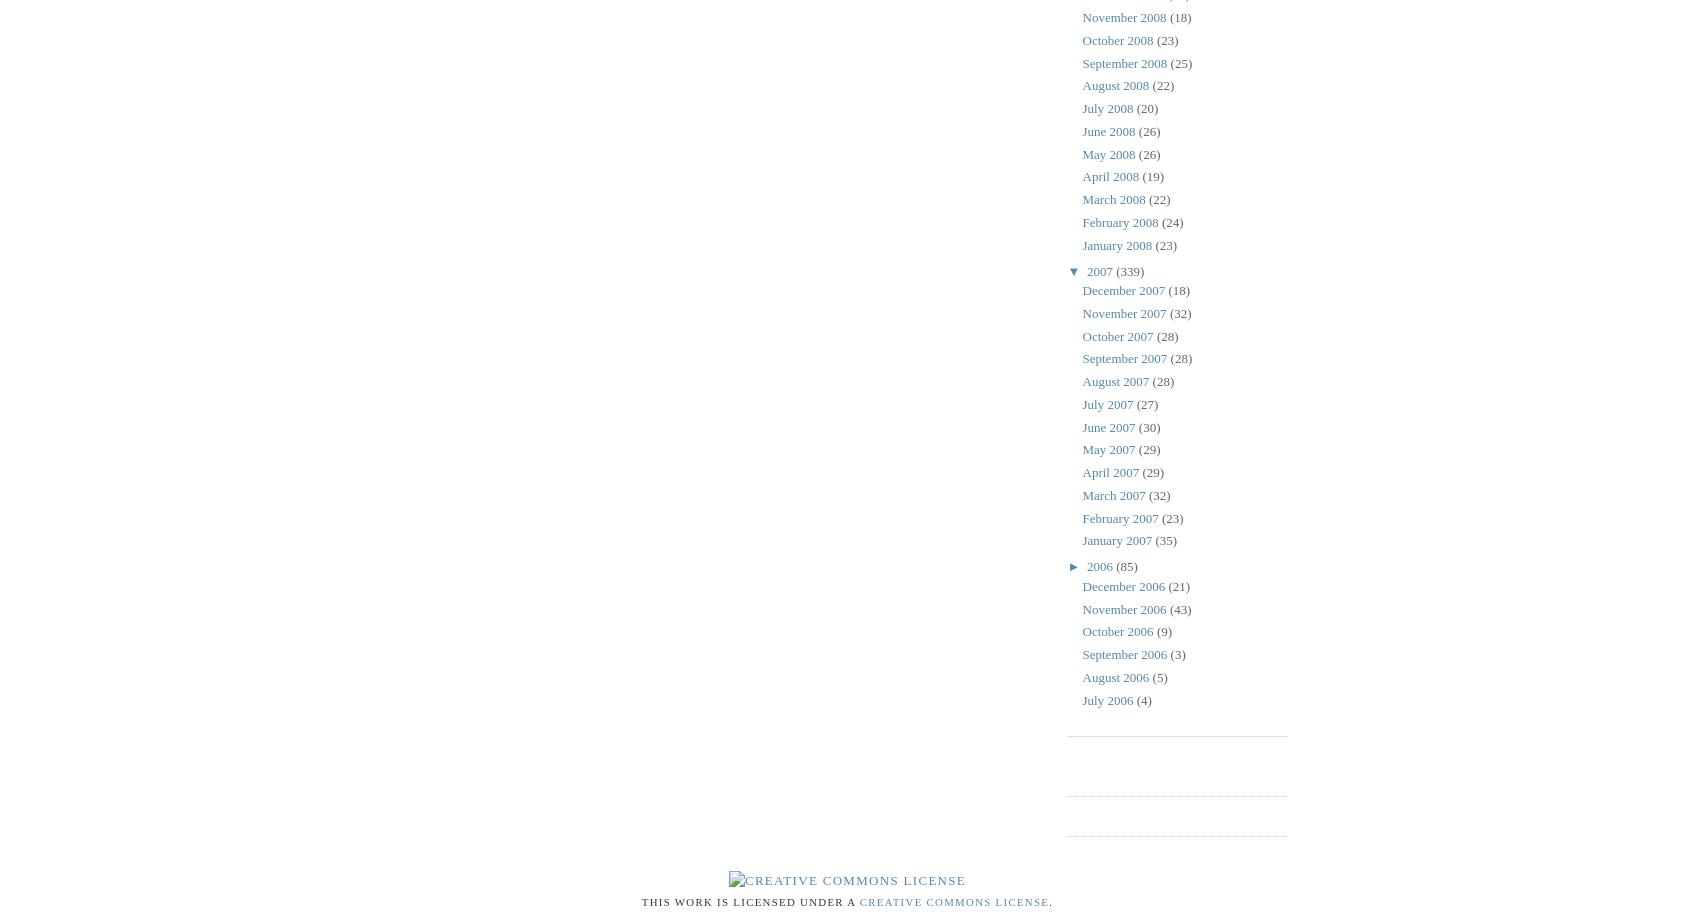 The height and width of the screenshot is (921, 1695). Describe the element at coordinates (1118, 335) in the screenshot. I see `'October 2007'` at that location.